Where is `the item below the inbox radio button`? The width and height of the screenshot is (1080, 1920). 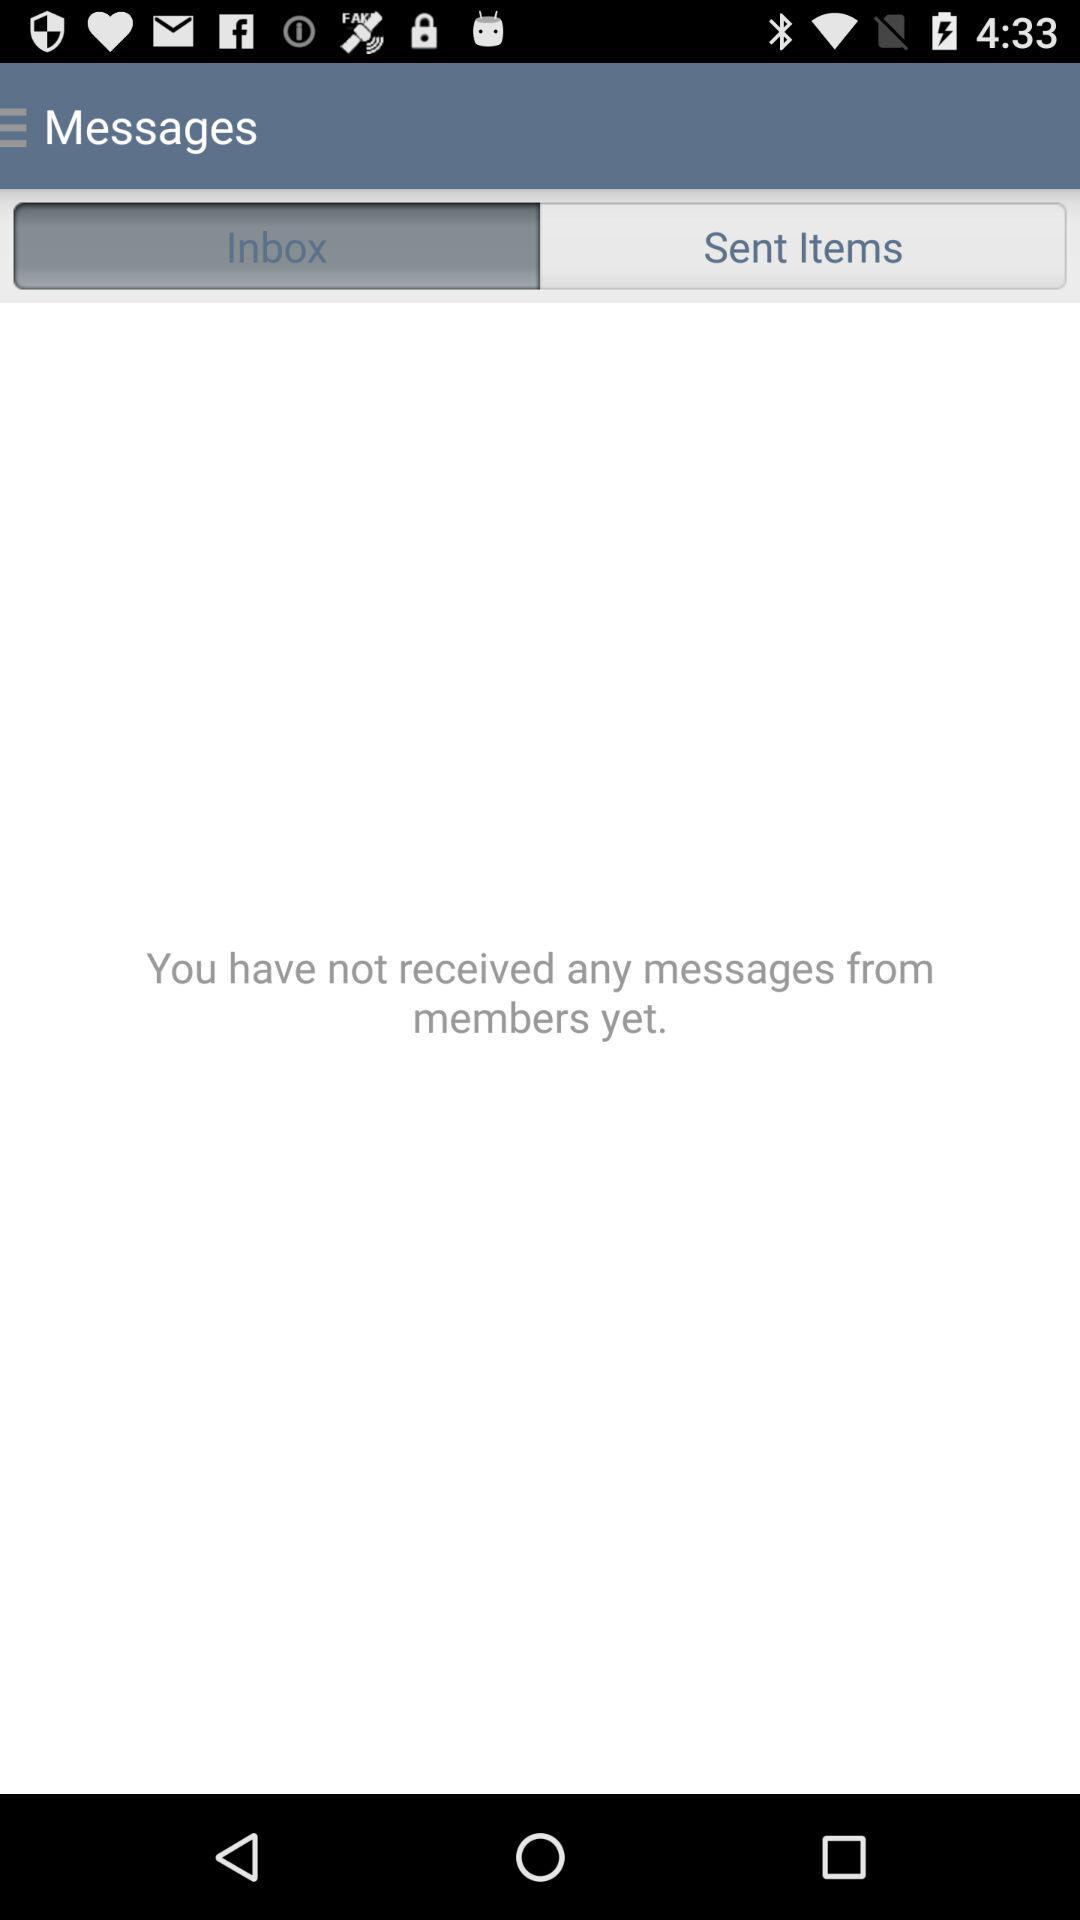
the item below the inbox radio button is located at coordinates (540, 1047).